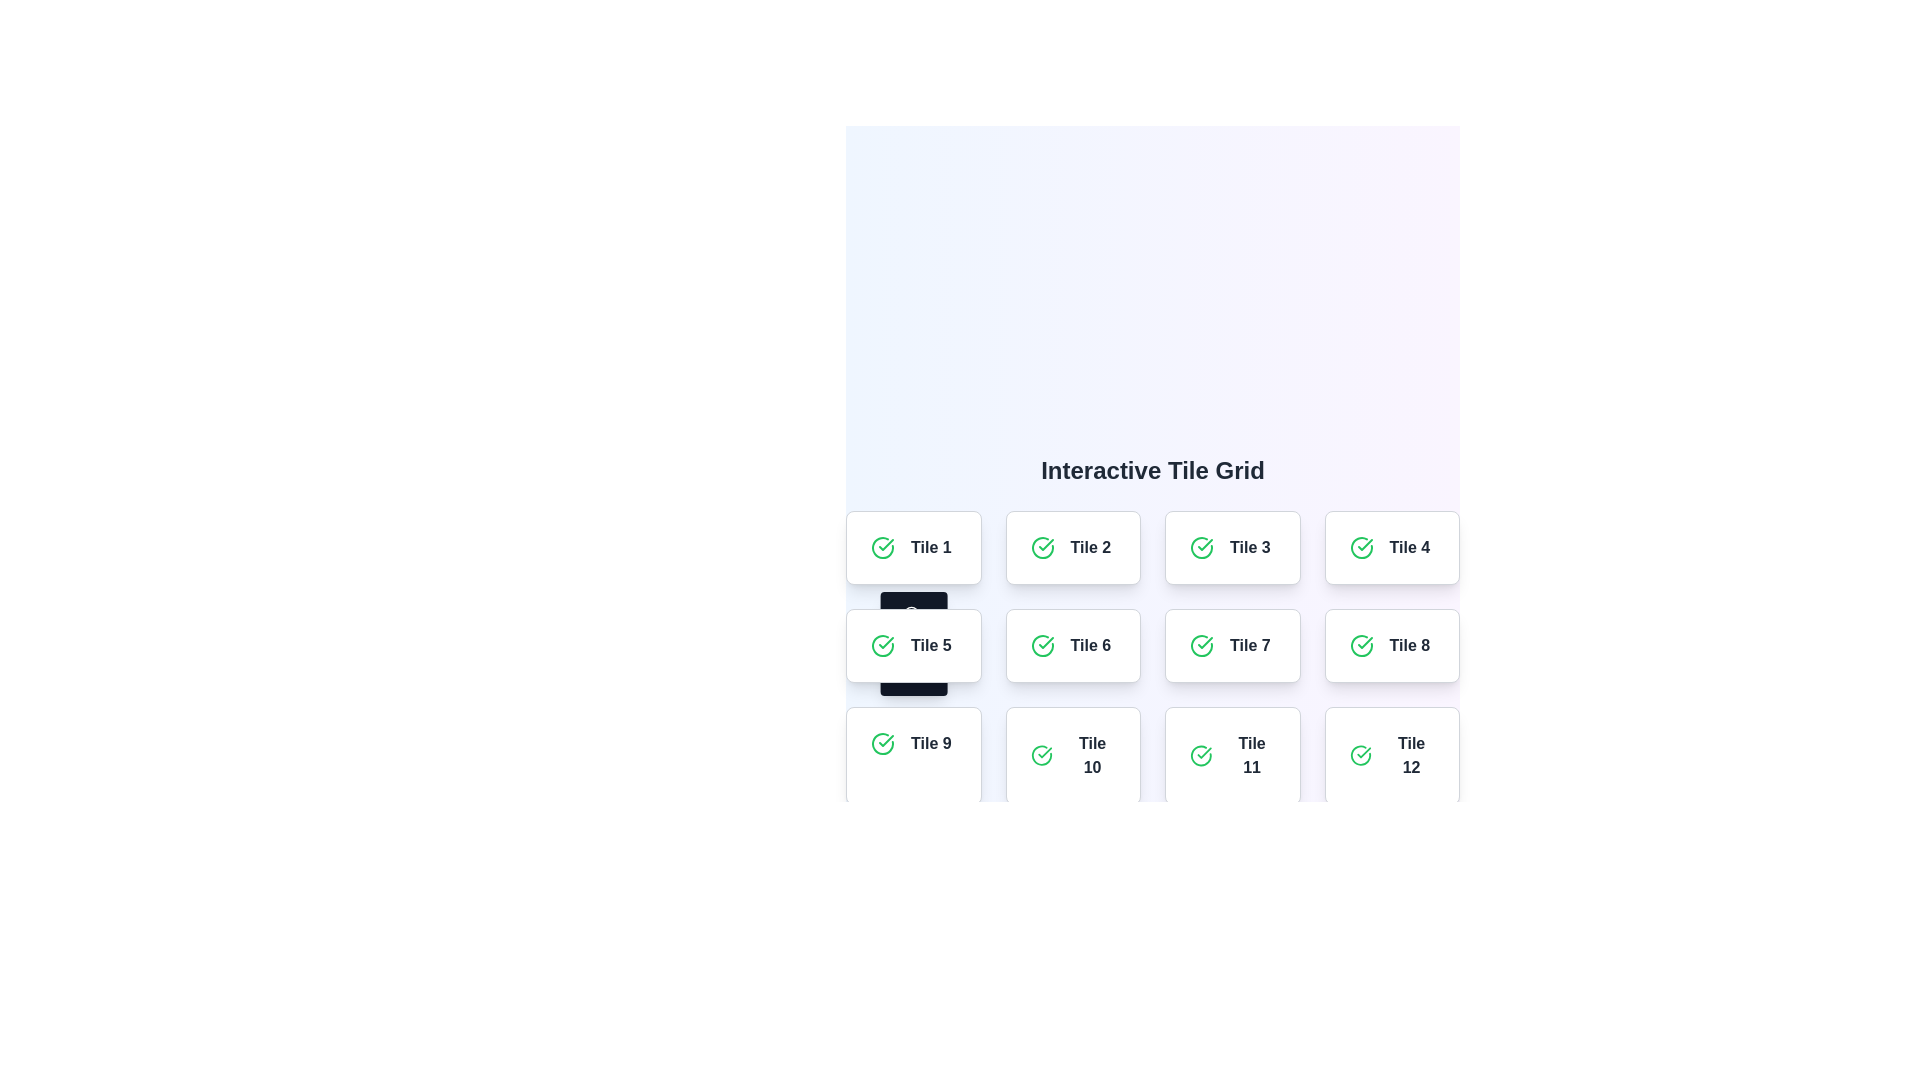 Image resolution: width=1920 pixels, height=1080 pixels. What do you see at coordinates (1231, 547) in the screenshot?
I see `the 'Tile 3' element, which is a block layout component with a green check icon and bold black text` at bounding box center [1231, 547].